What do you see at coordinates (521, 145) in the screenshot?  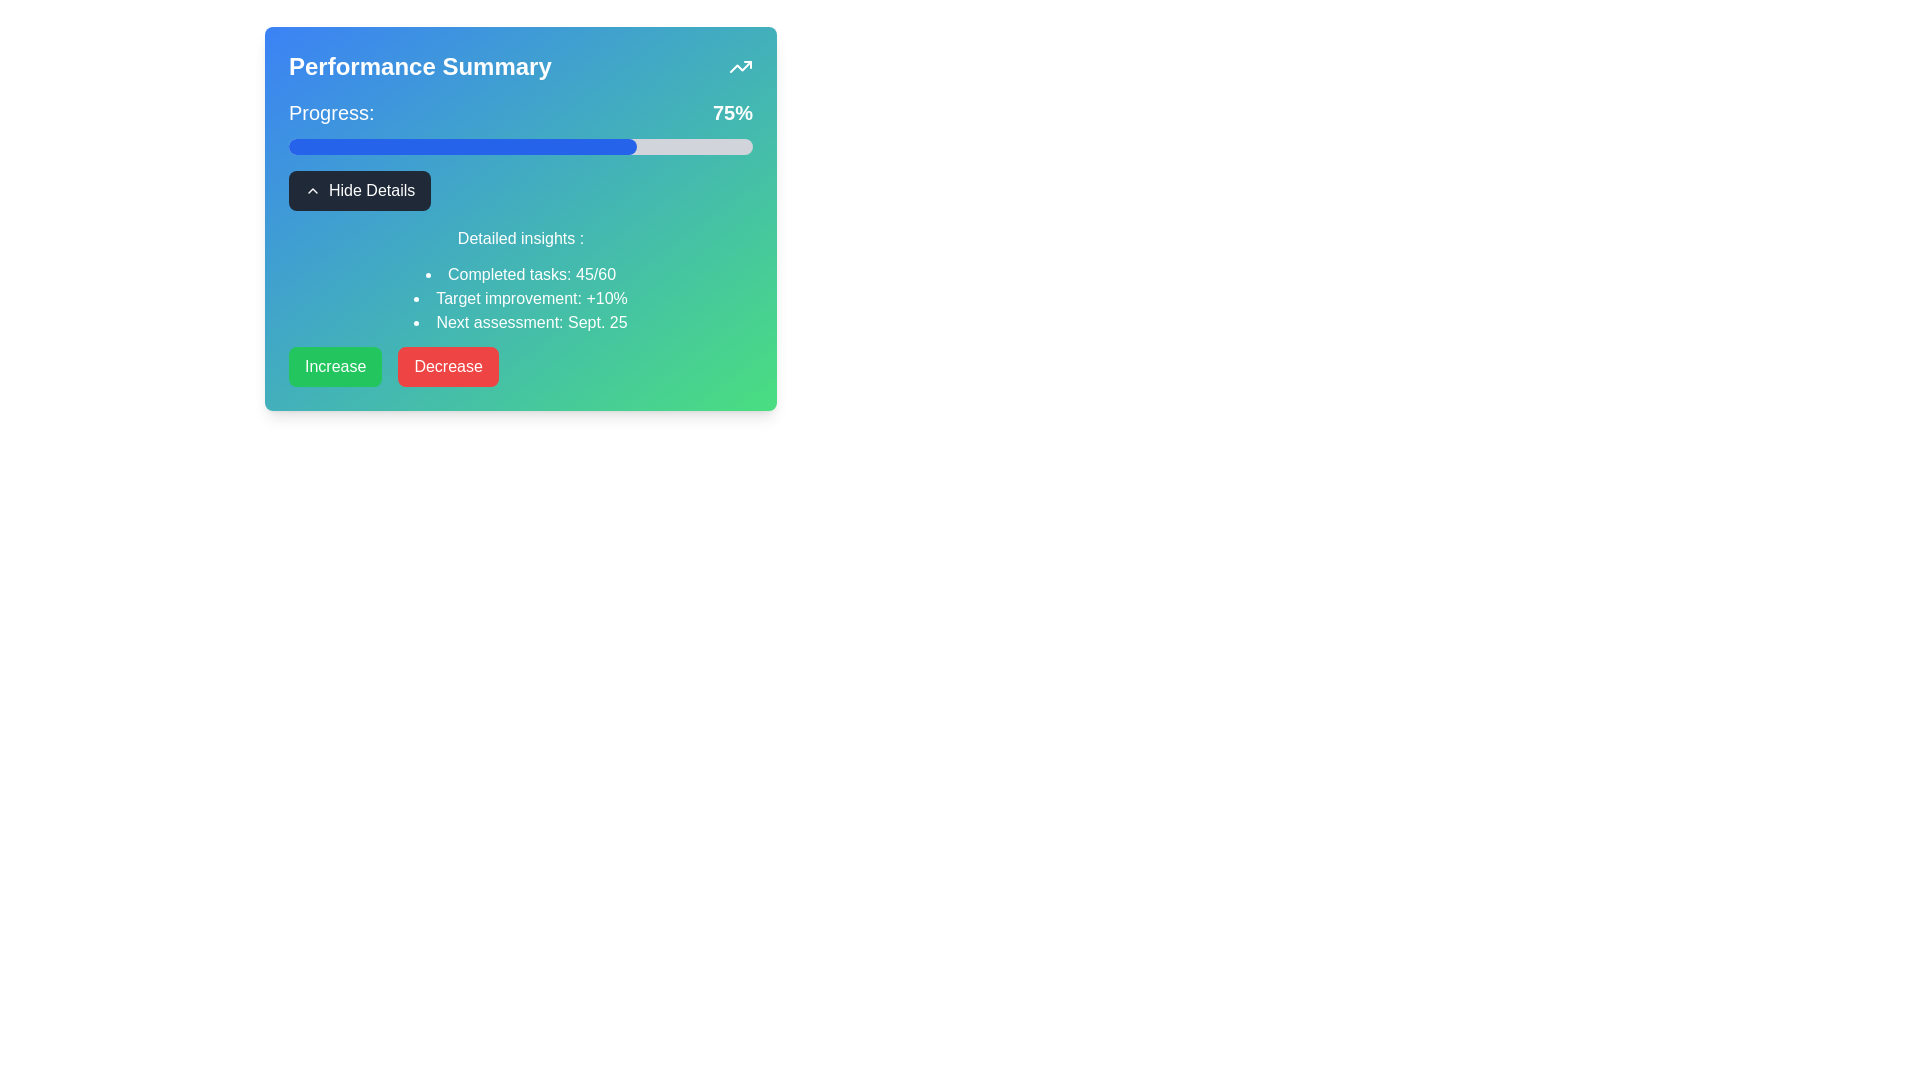 I see `the progress bar indicating 75% completion located below the 'Progress: 75%' text within a blue-to-green gradient card` at bounding box center [521, 145].